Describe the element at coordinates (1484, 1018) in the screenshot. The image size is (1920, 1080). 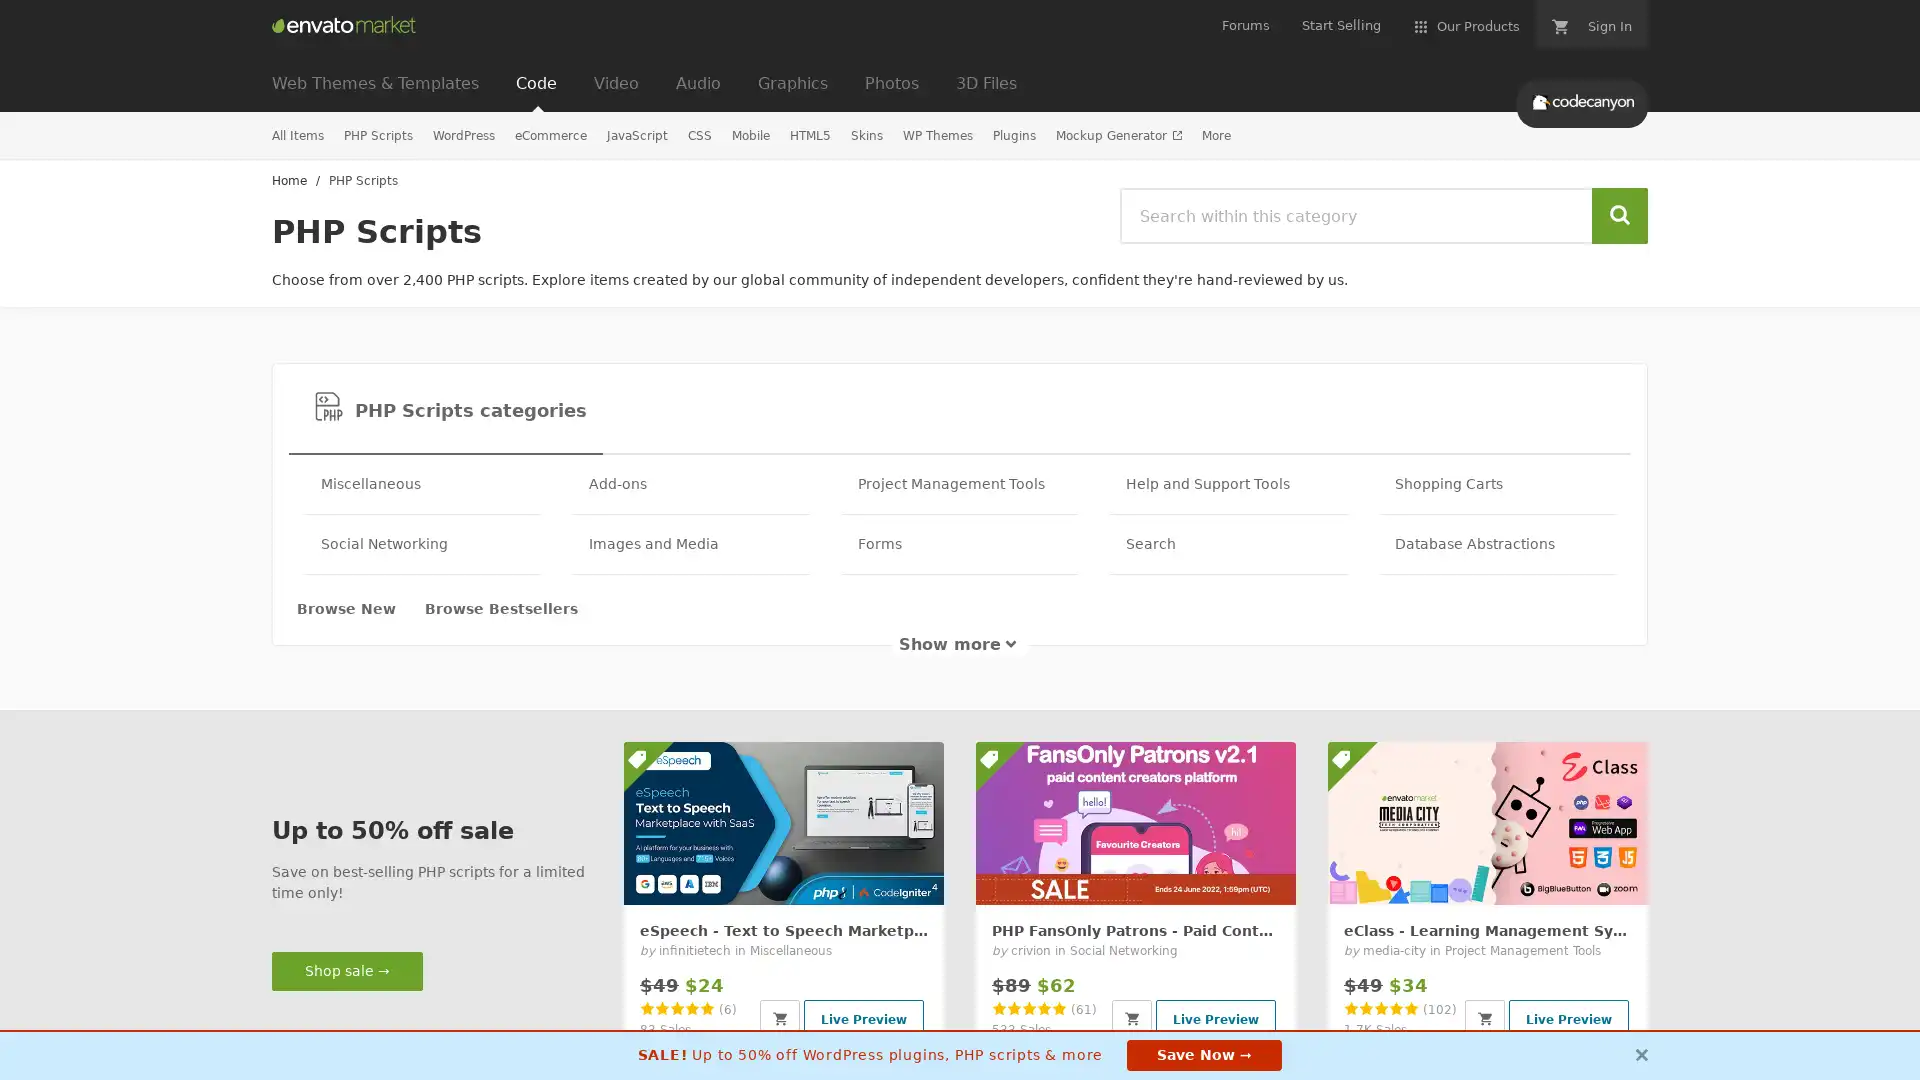
I see `Add to cart` at that location.